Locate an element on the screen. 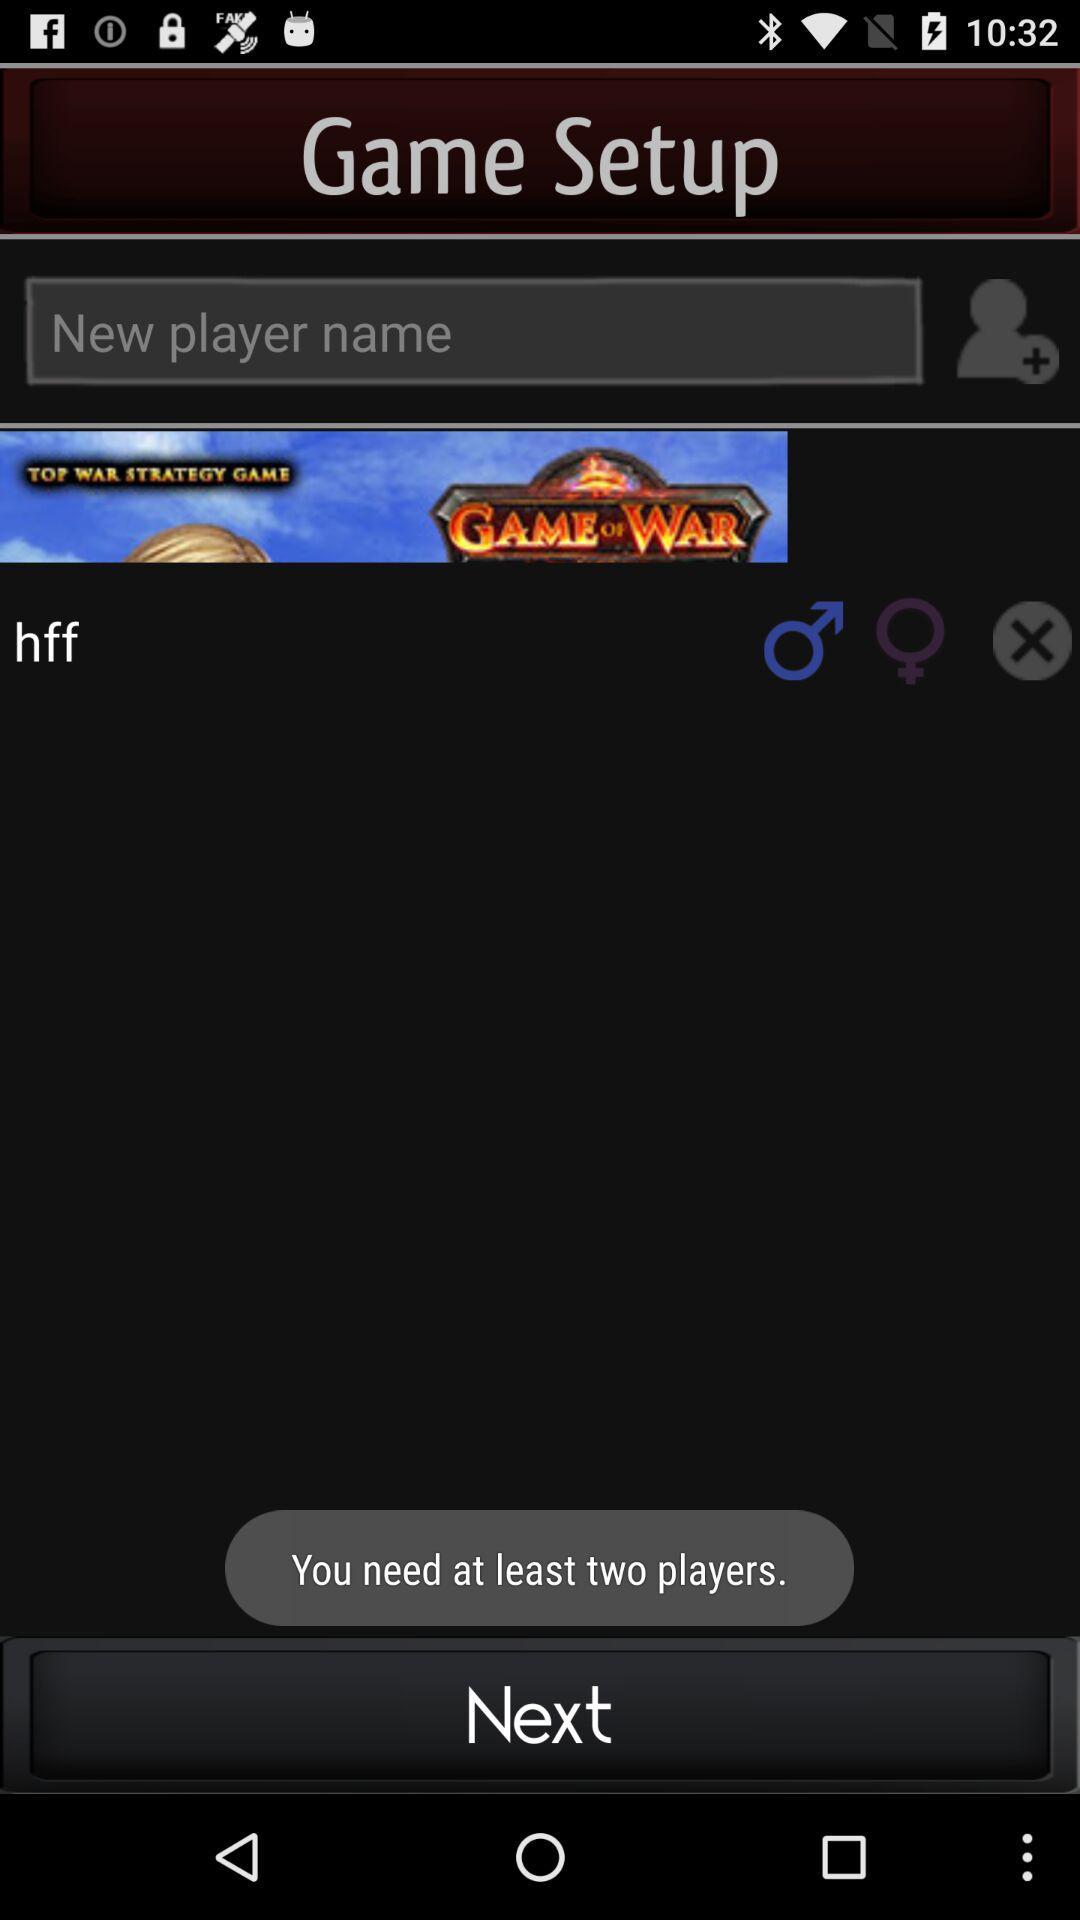  to favorites is located at coordinates (802, 640).